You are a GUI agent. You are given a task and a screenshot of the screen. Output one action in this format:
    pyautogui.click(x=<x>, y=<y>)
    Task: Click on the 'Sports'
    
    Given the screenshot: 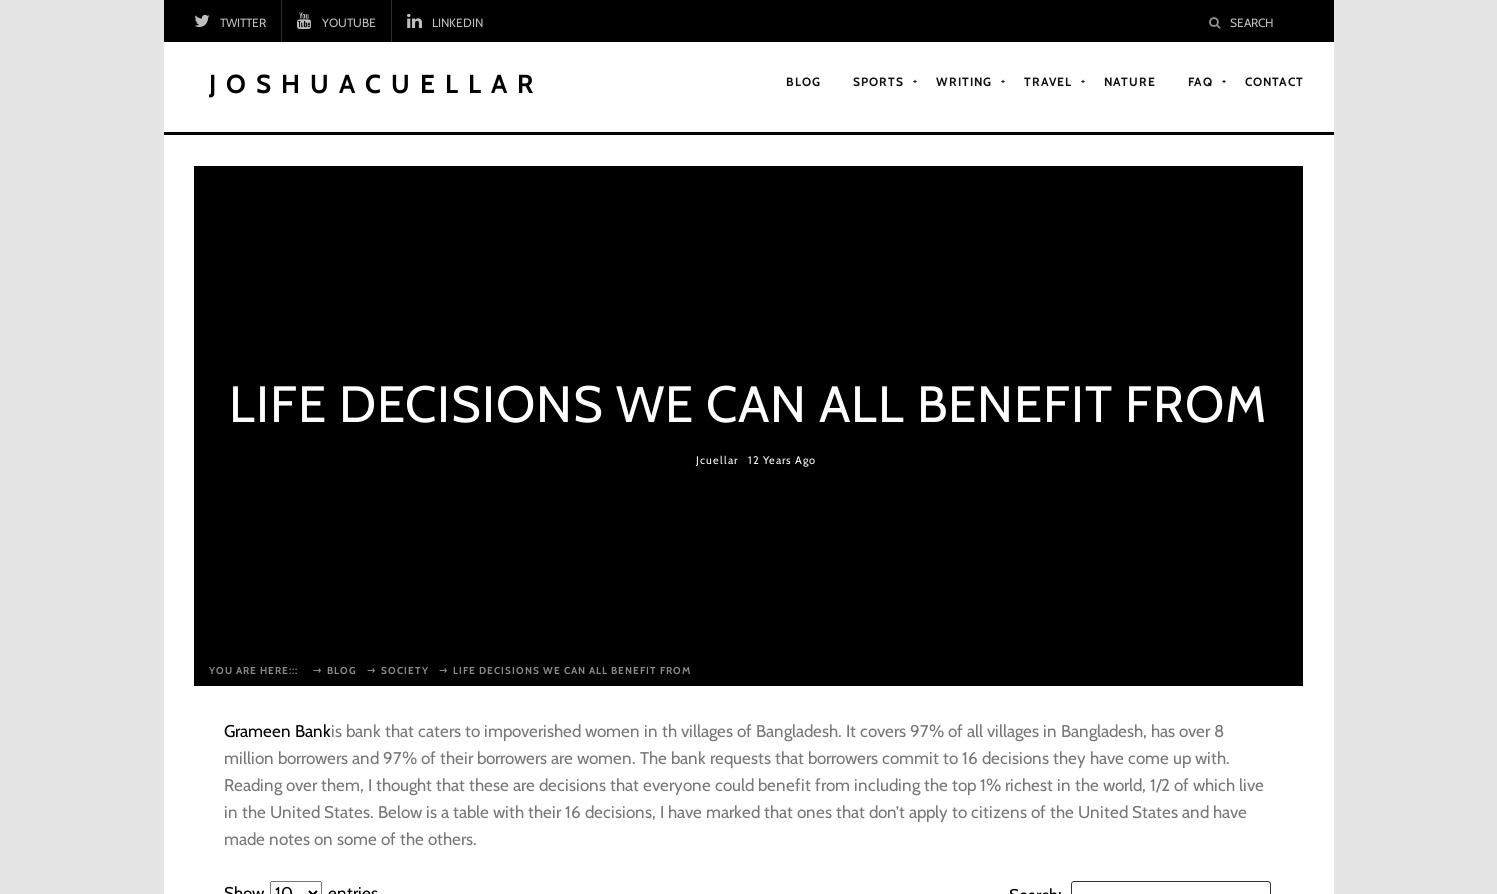 What is the action you would take?
    pyautogui.click(x=878, y=80)
    